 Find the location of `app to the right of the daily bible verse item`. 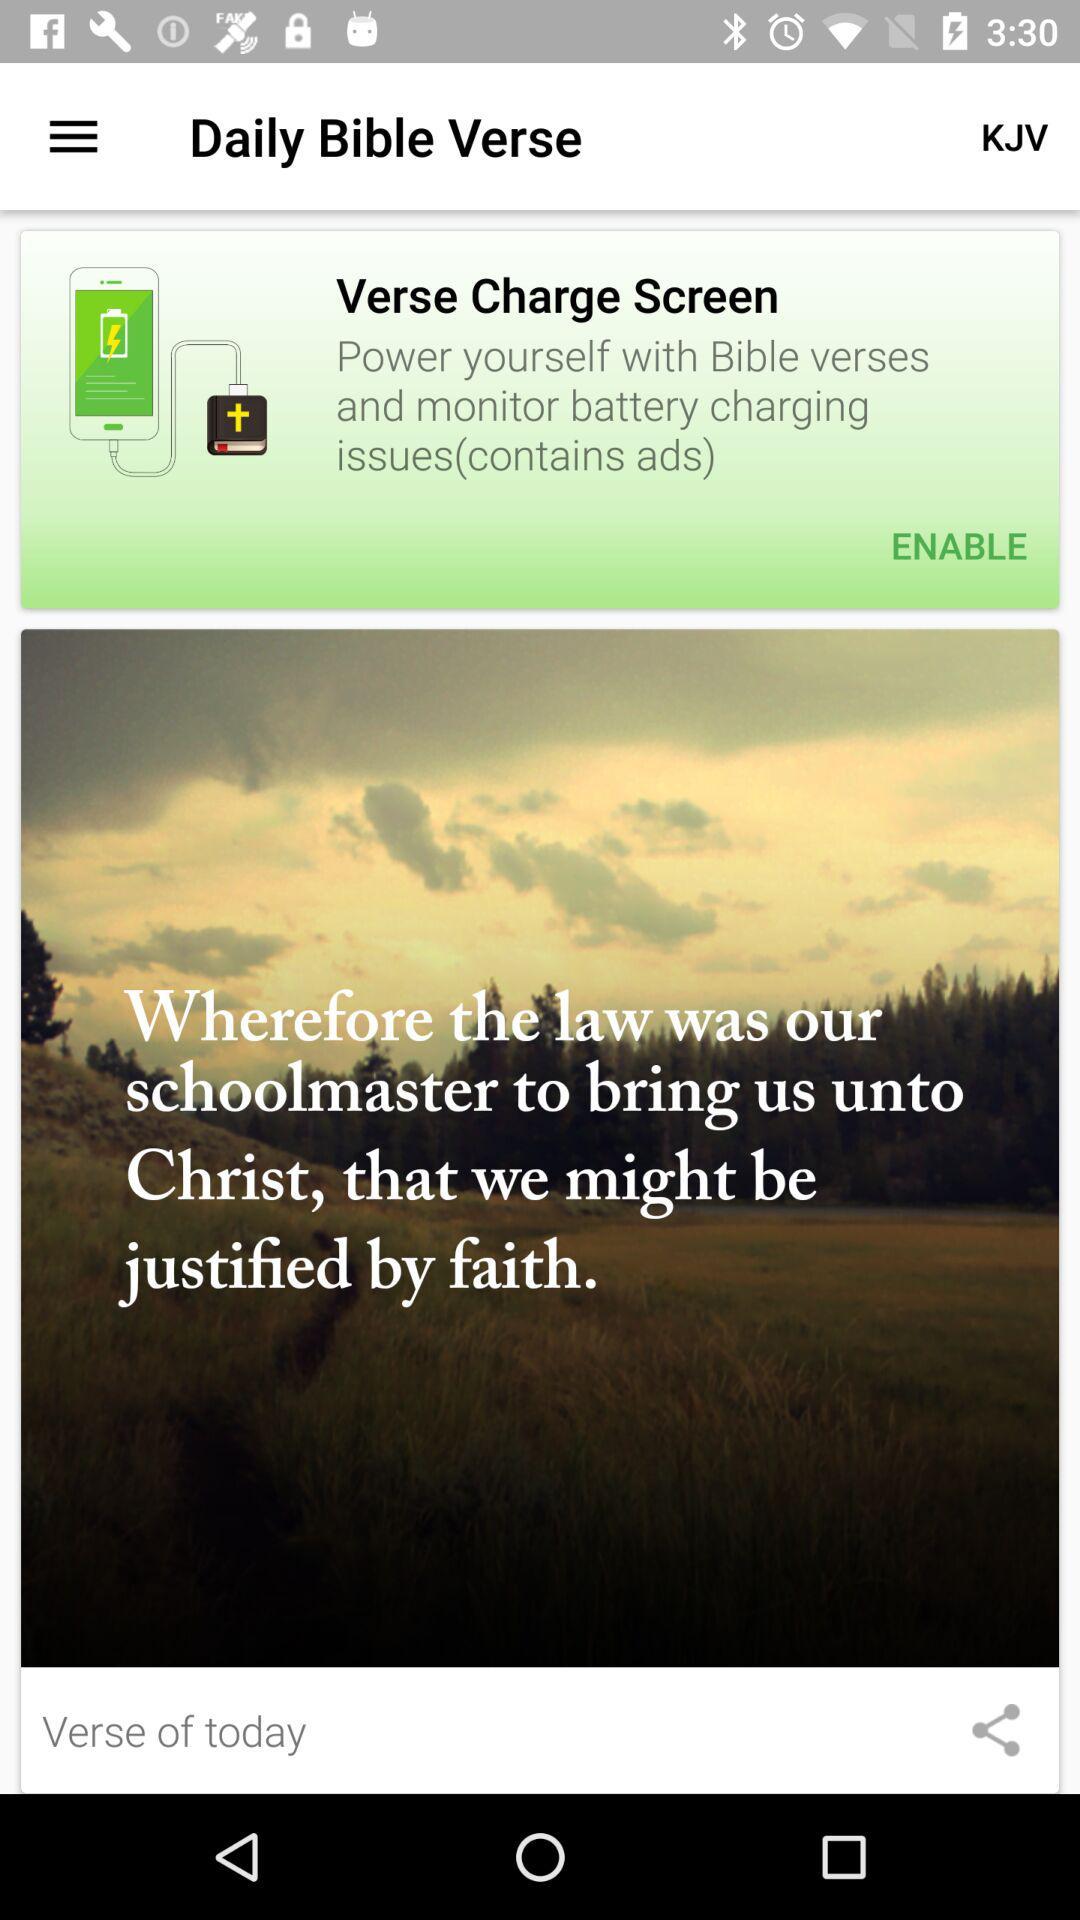

app to the right of the daily bible verse item is located at coordinates (1014, 135).